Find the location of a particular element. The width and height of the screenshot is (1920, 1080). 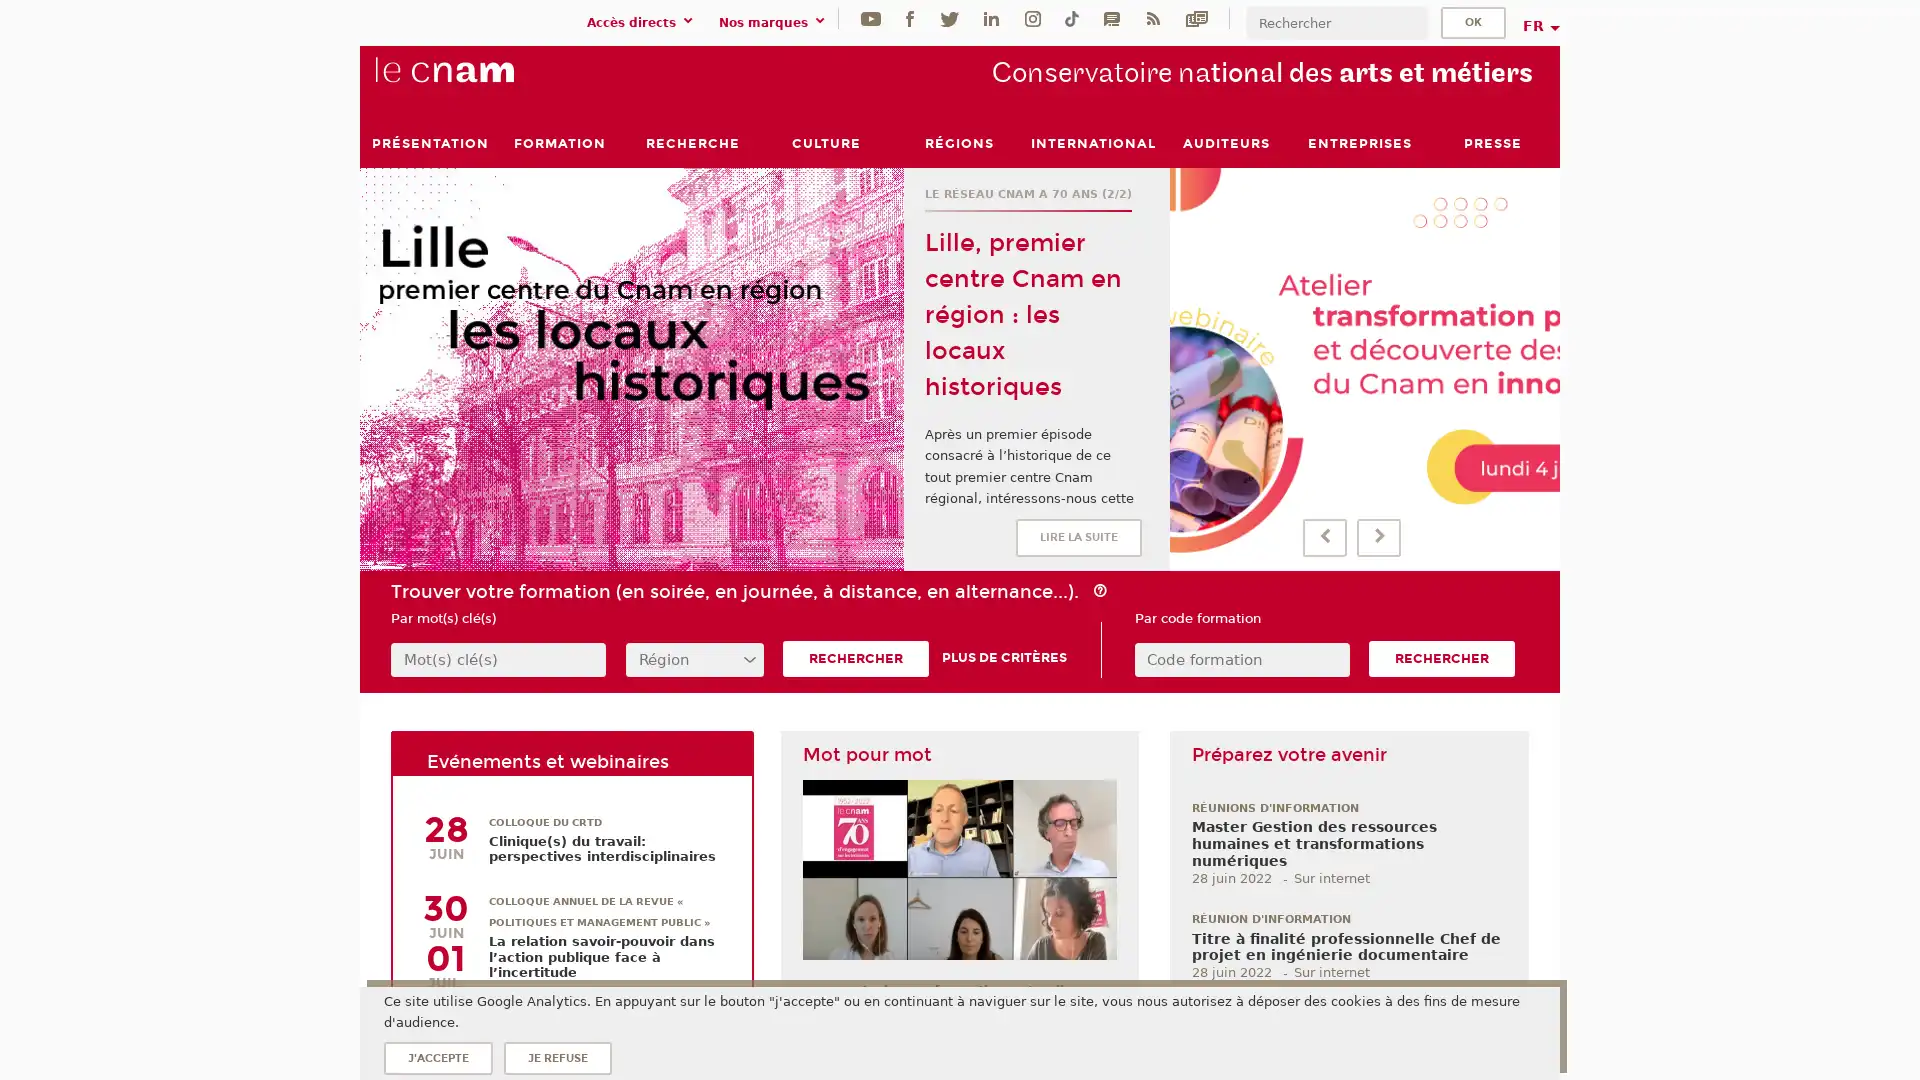

RECHERCHER is located at coordinates (1441, 659).